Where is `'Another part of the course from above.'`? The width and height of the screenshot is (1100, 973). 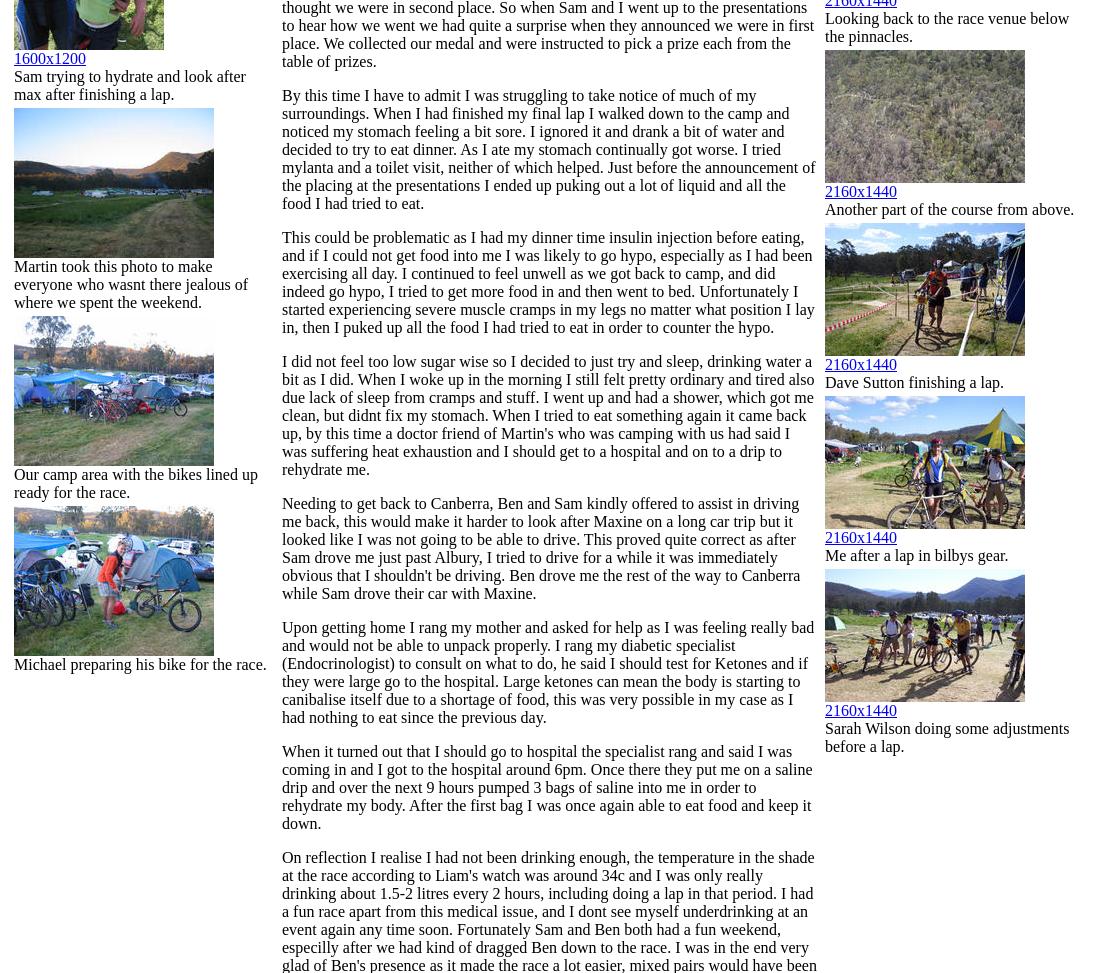
'Another part of the course from above.' is located at coordinates (949, 208).